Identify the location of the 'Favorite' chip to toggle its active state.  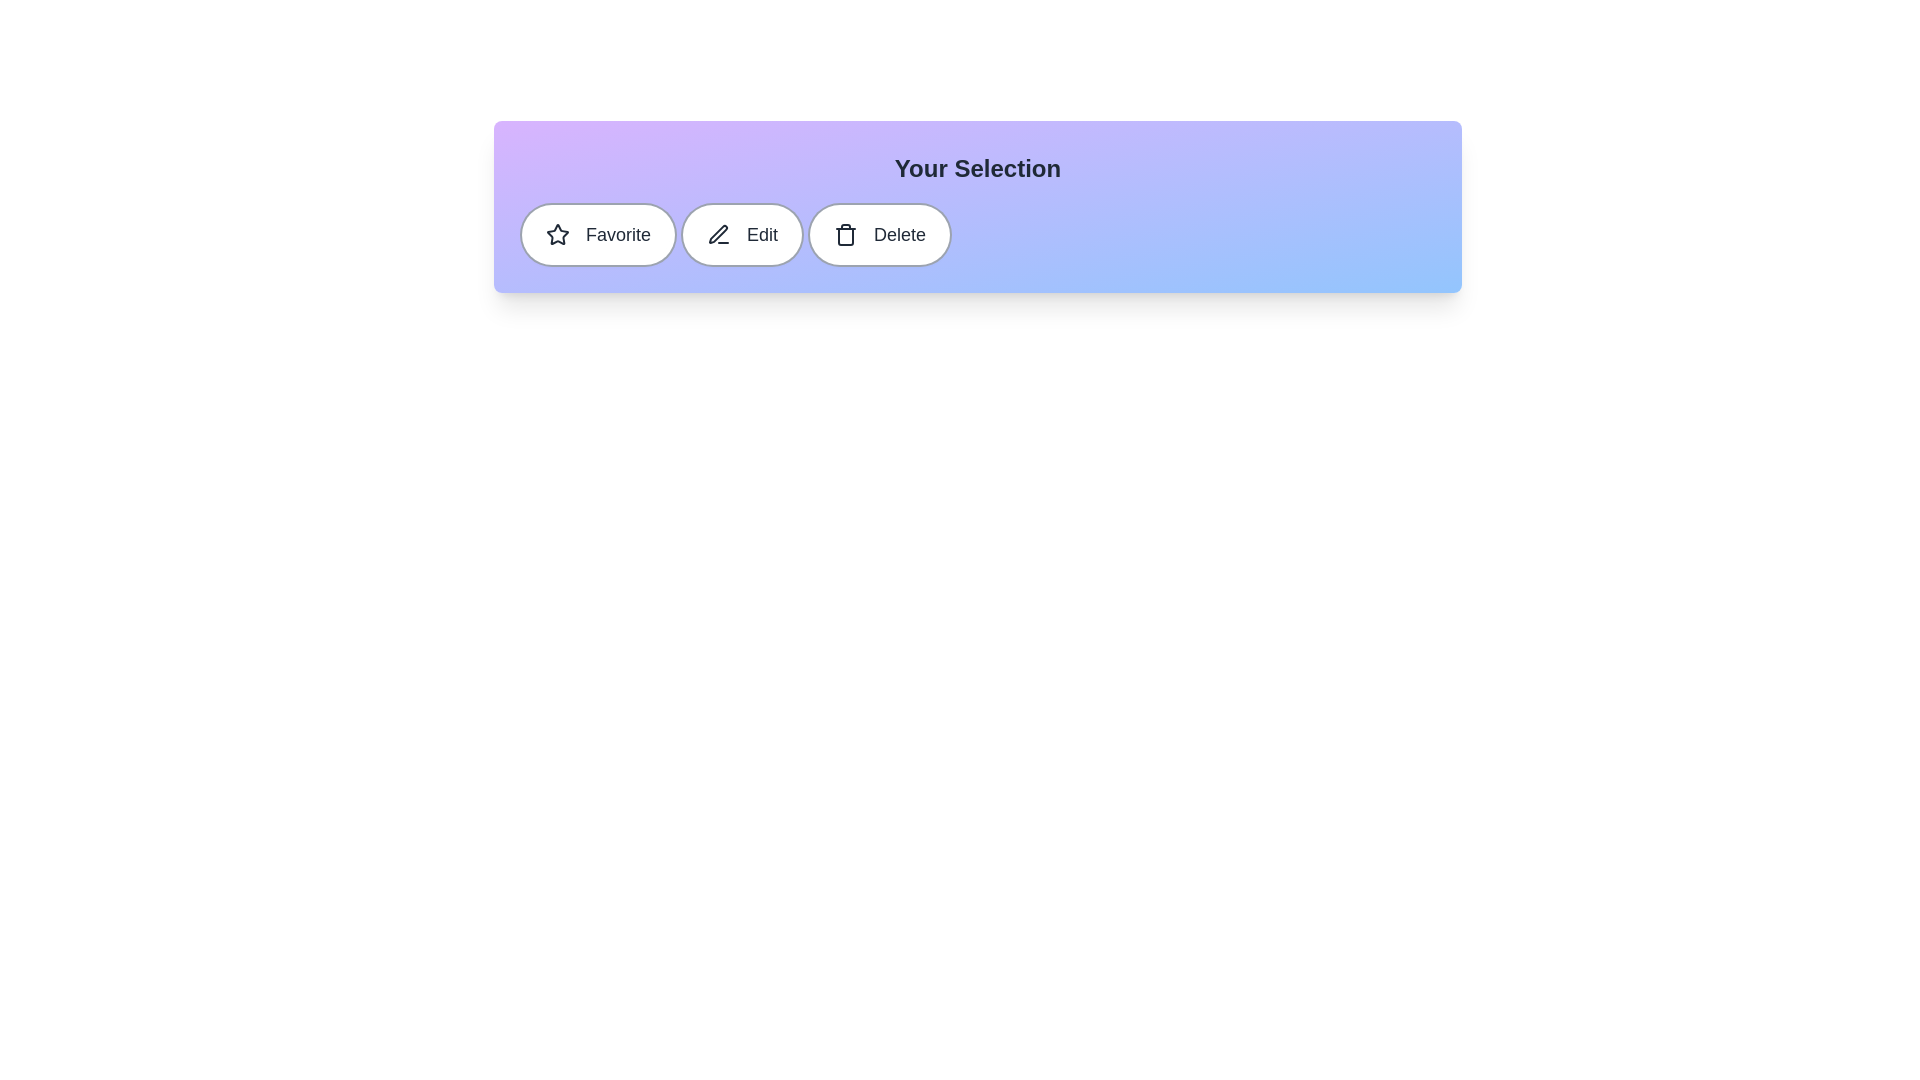
(597, 234).